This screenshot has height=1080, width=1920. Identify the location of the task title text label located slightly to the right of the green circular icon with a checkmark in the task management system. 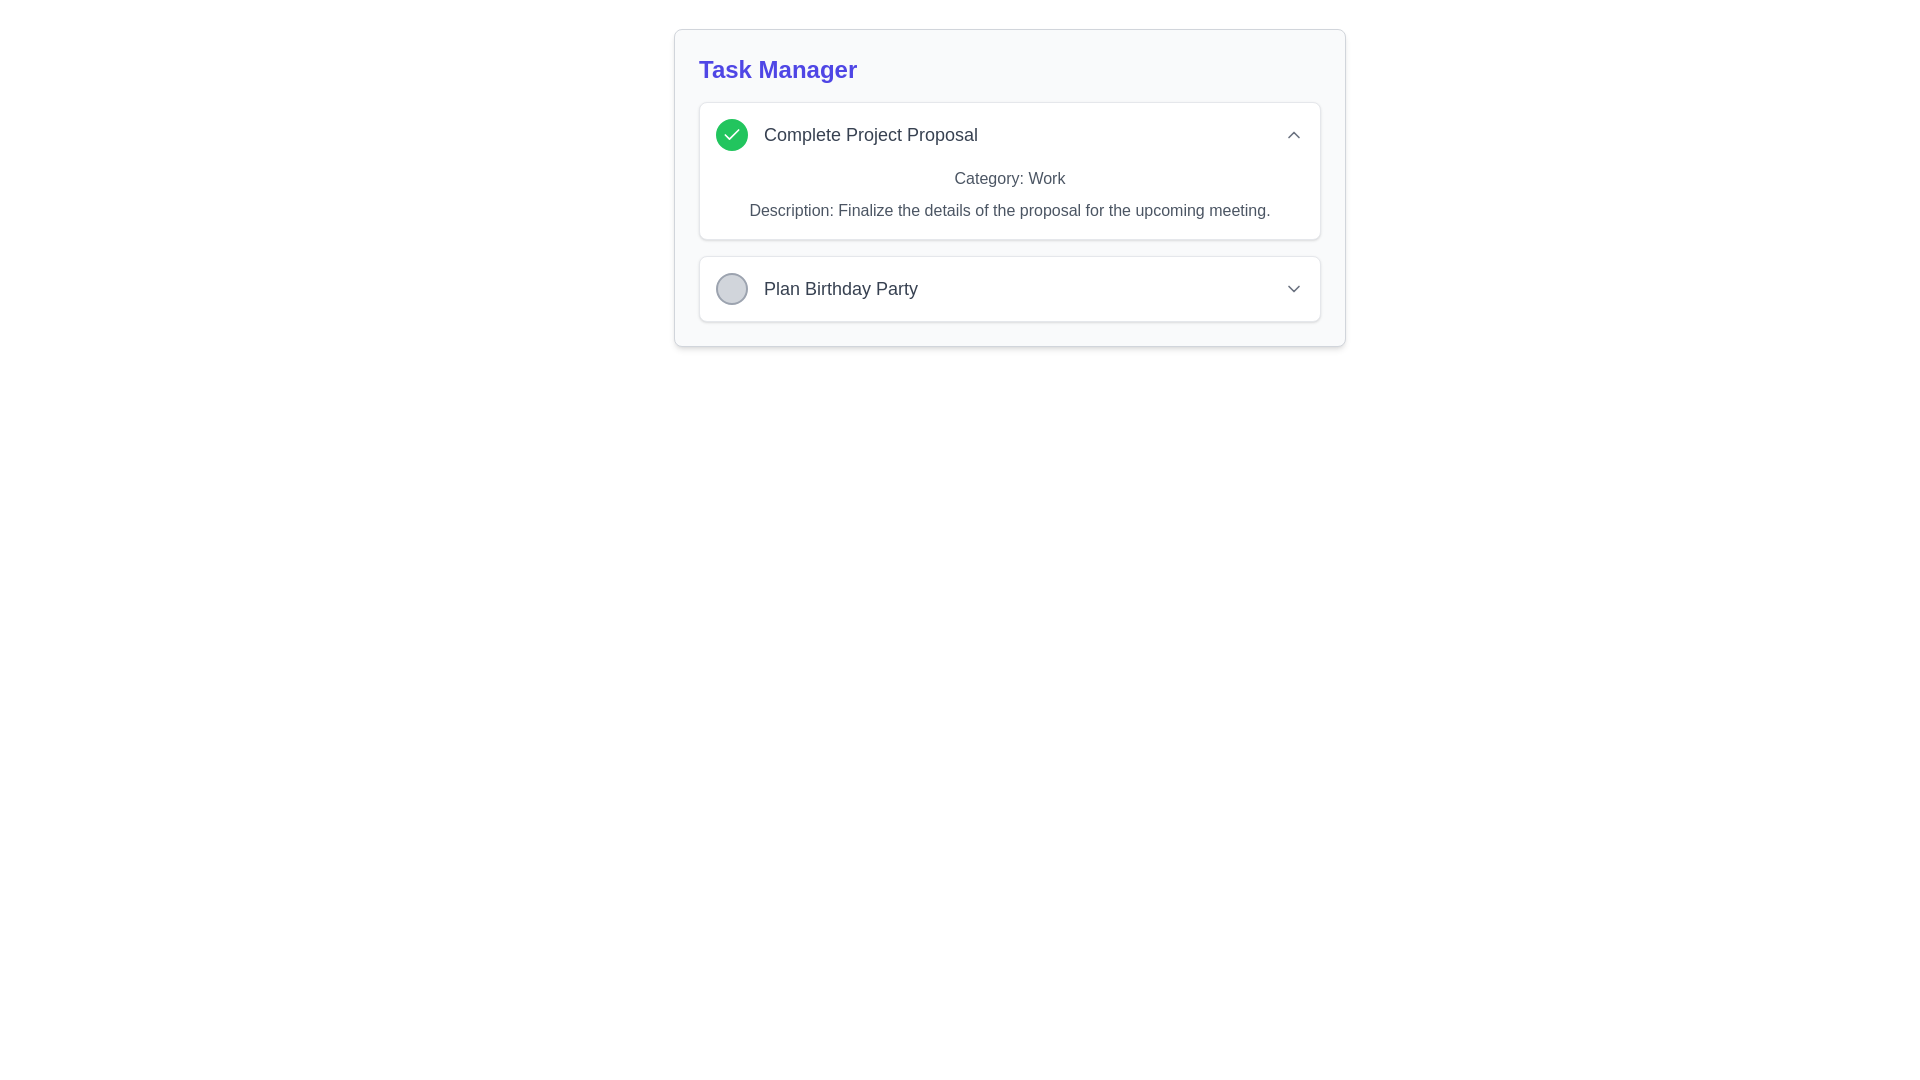
(871, 135).